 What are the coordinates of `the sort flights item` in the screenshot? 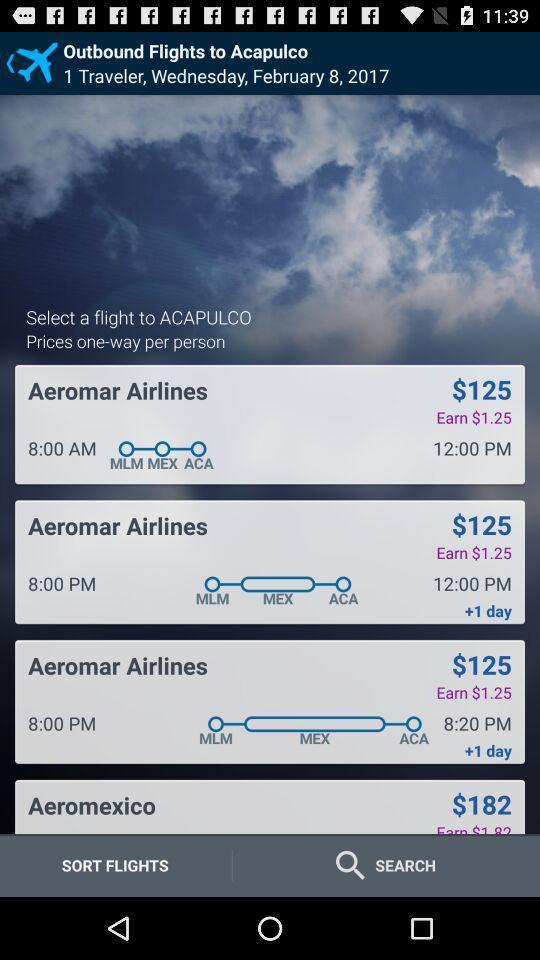 It's located at (115, 864).